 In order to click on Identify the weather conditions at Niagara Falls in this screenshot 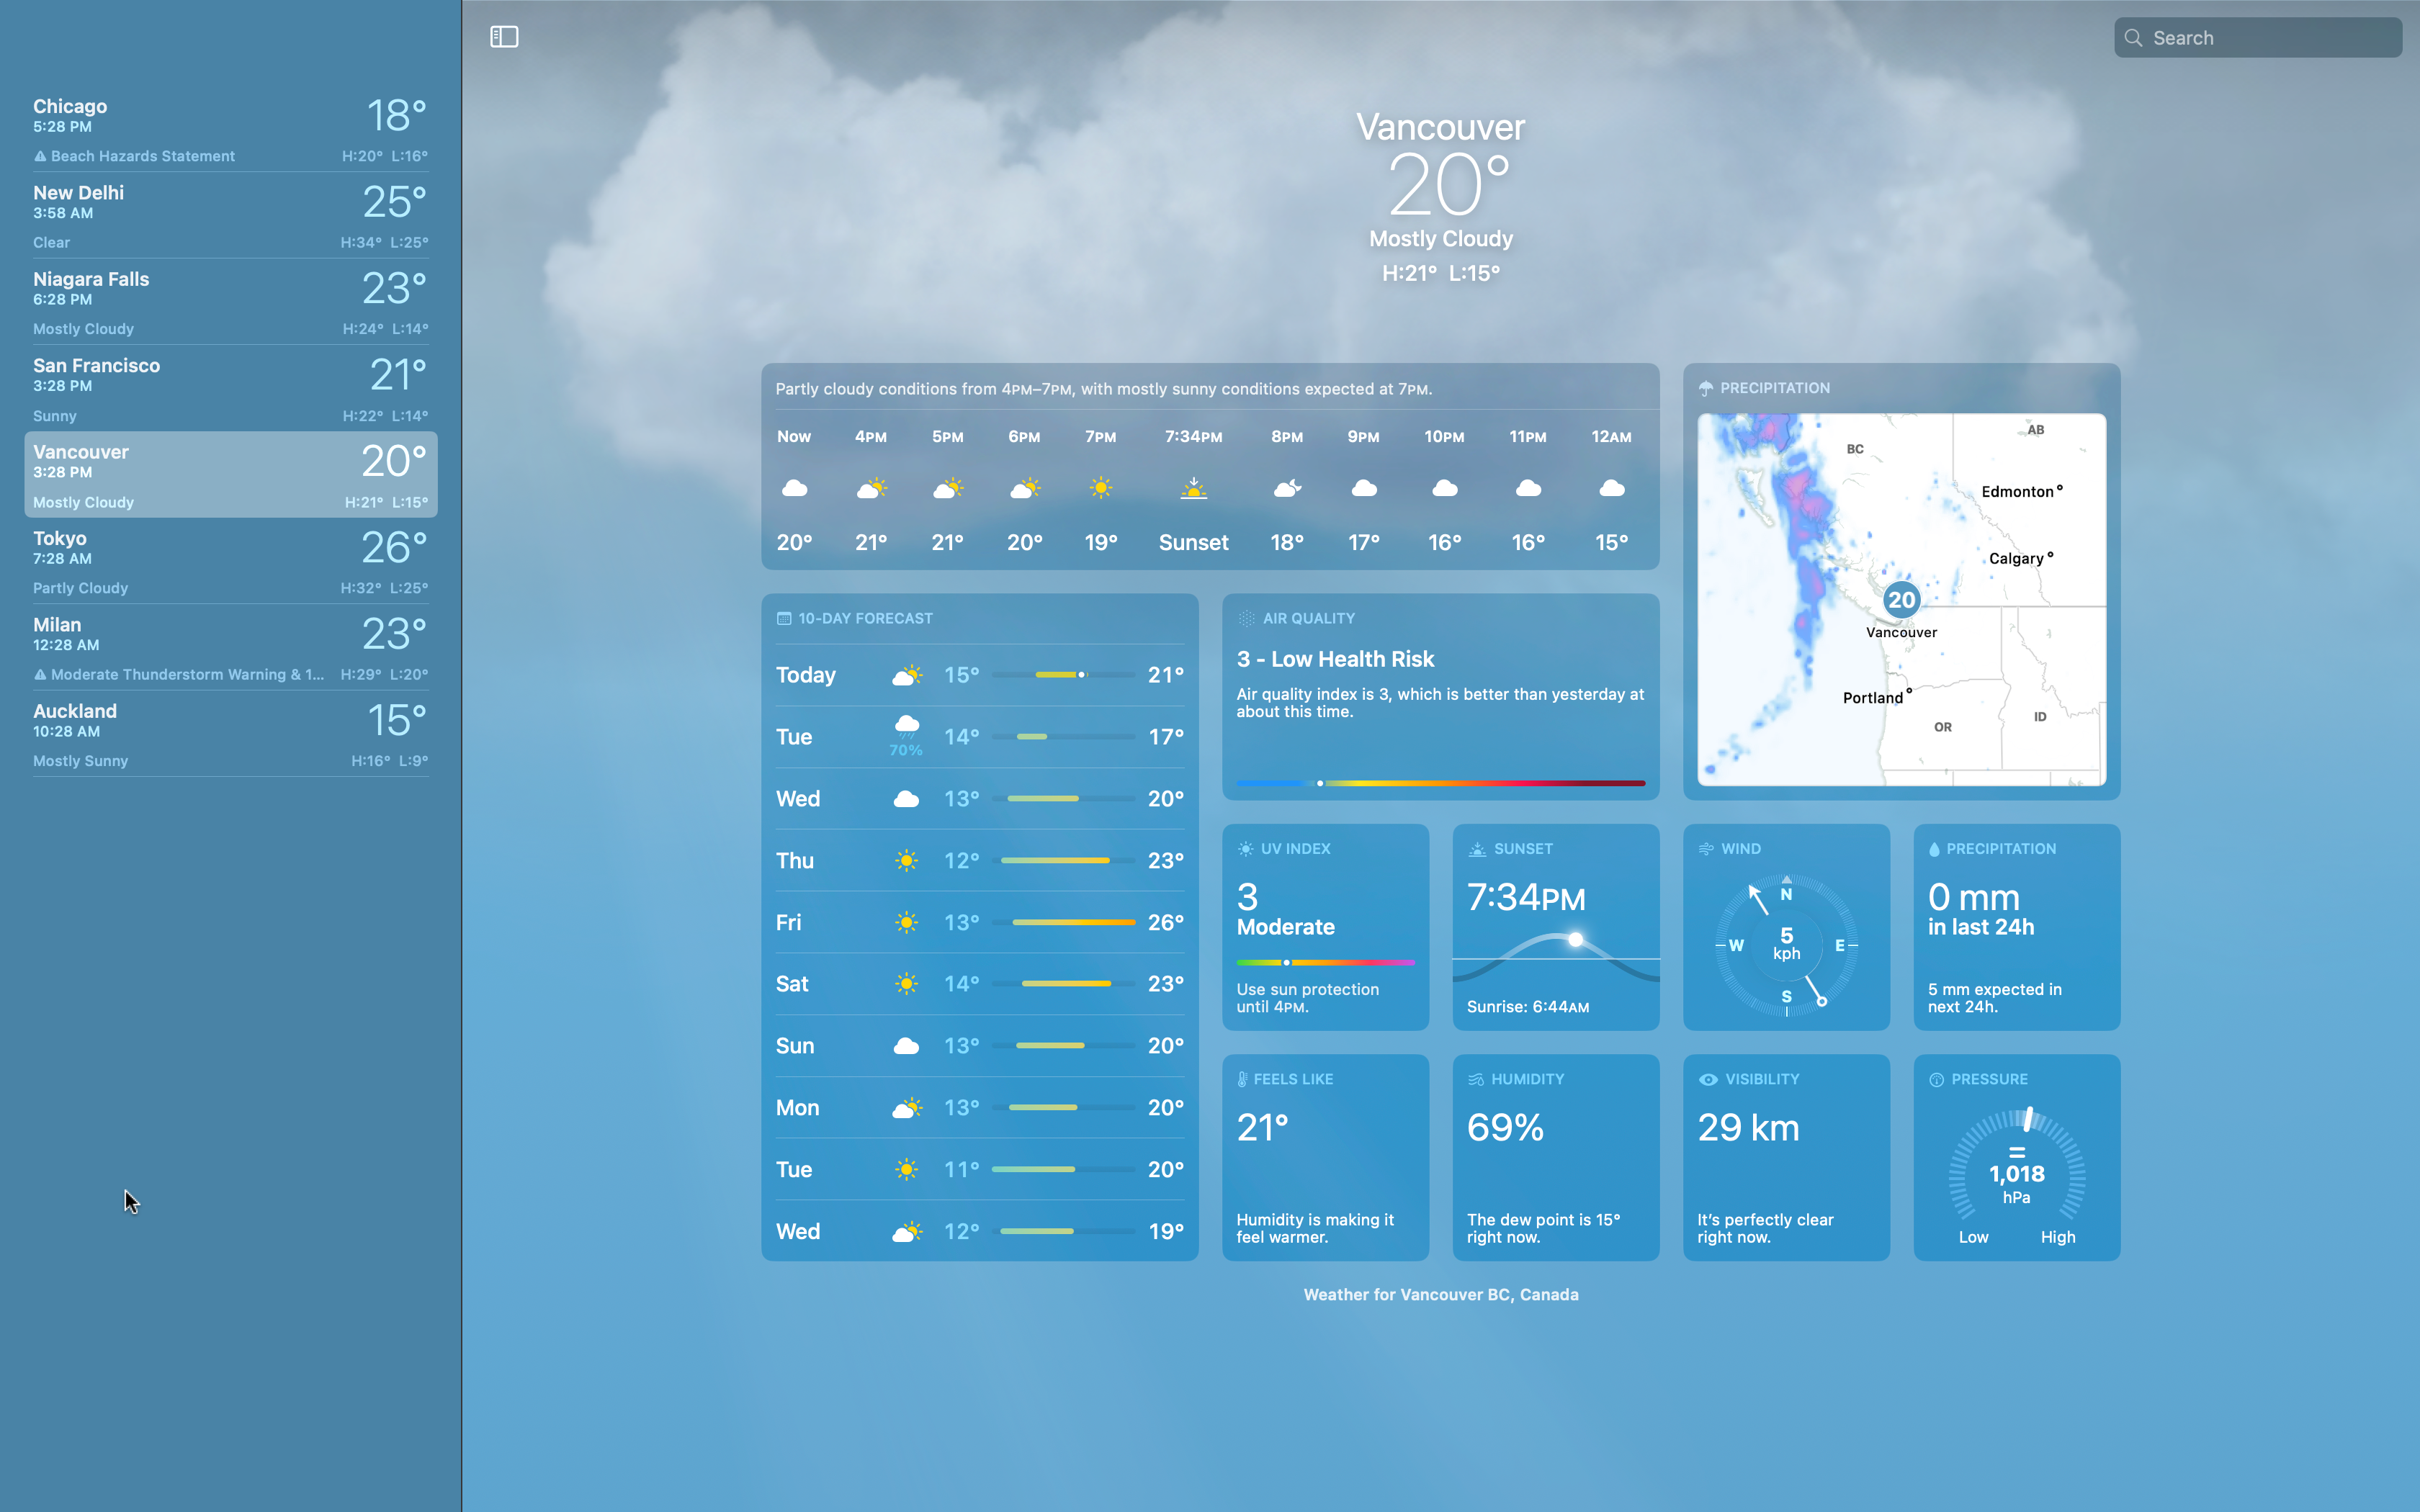, I will do `click(228, 297)`.